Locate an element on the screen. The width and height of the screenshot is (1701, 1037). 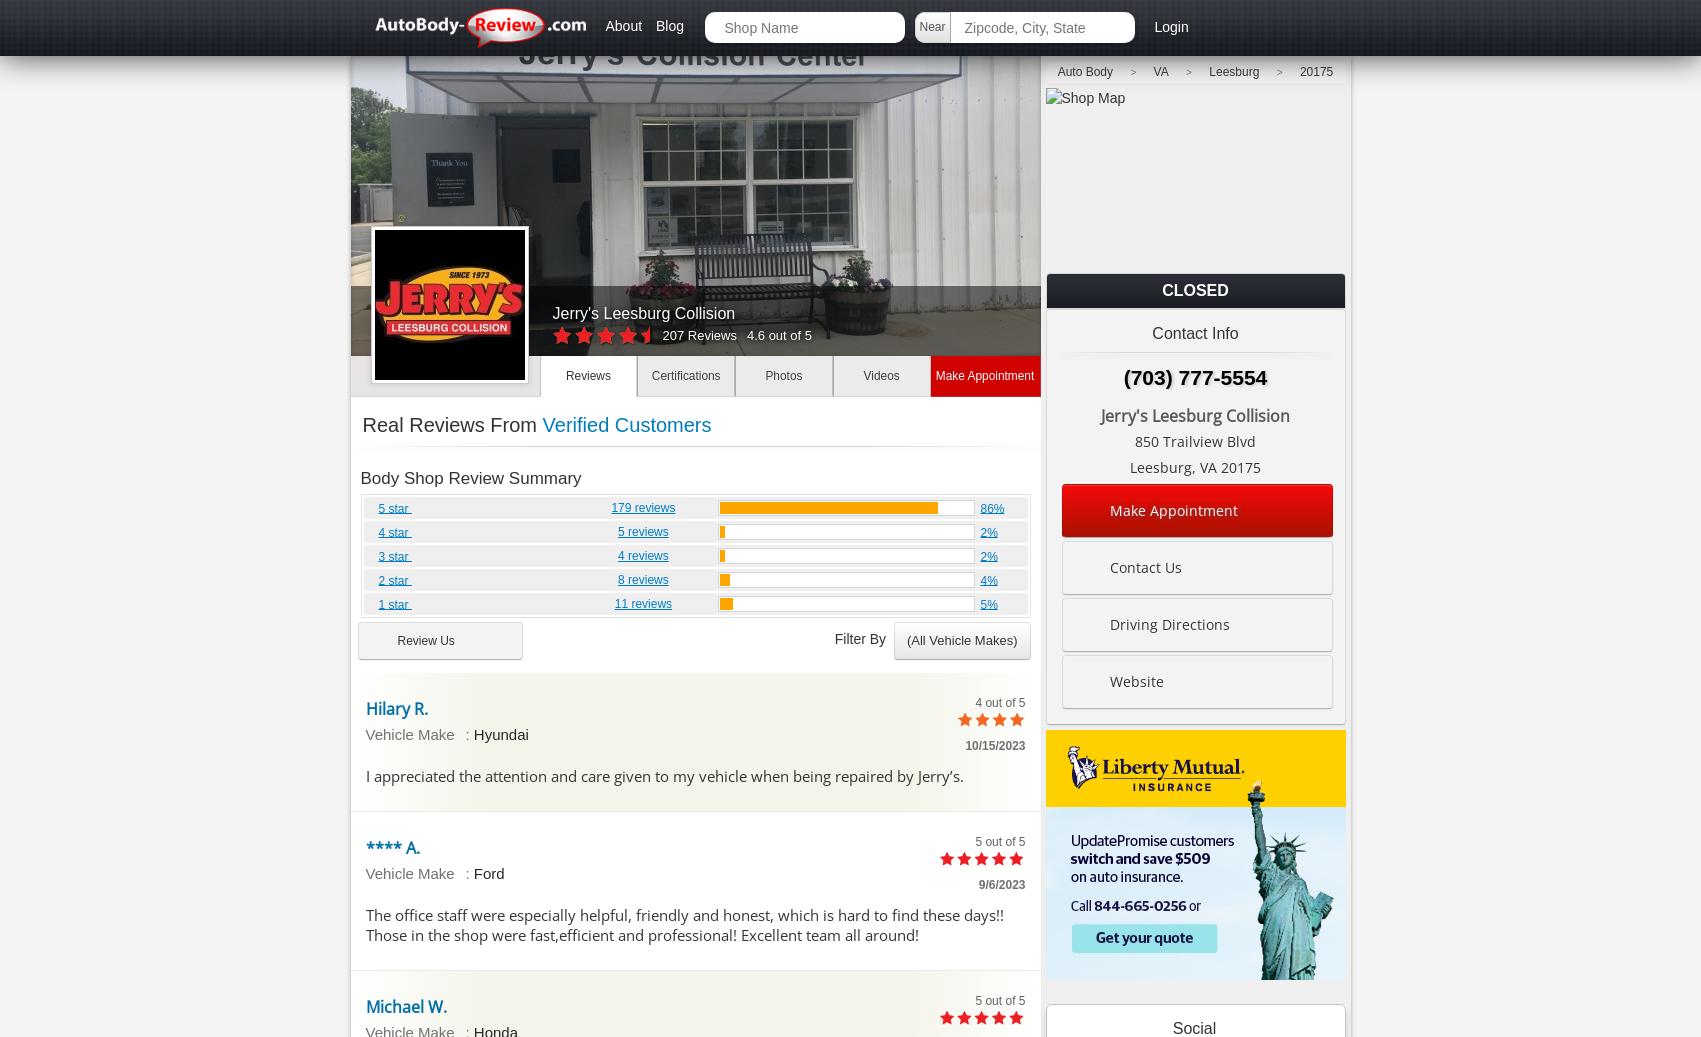
'4%' is located at coordinates (979, 579).